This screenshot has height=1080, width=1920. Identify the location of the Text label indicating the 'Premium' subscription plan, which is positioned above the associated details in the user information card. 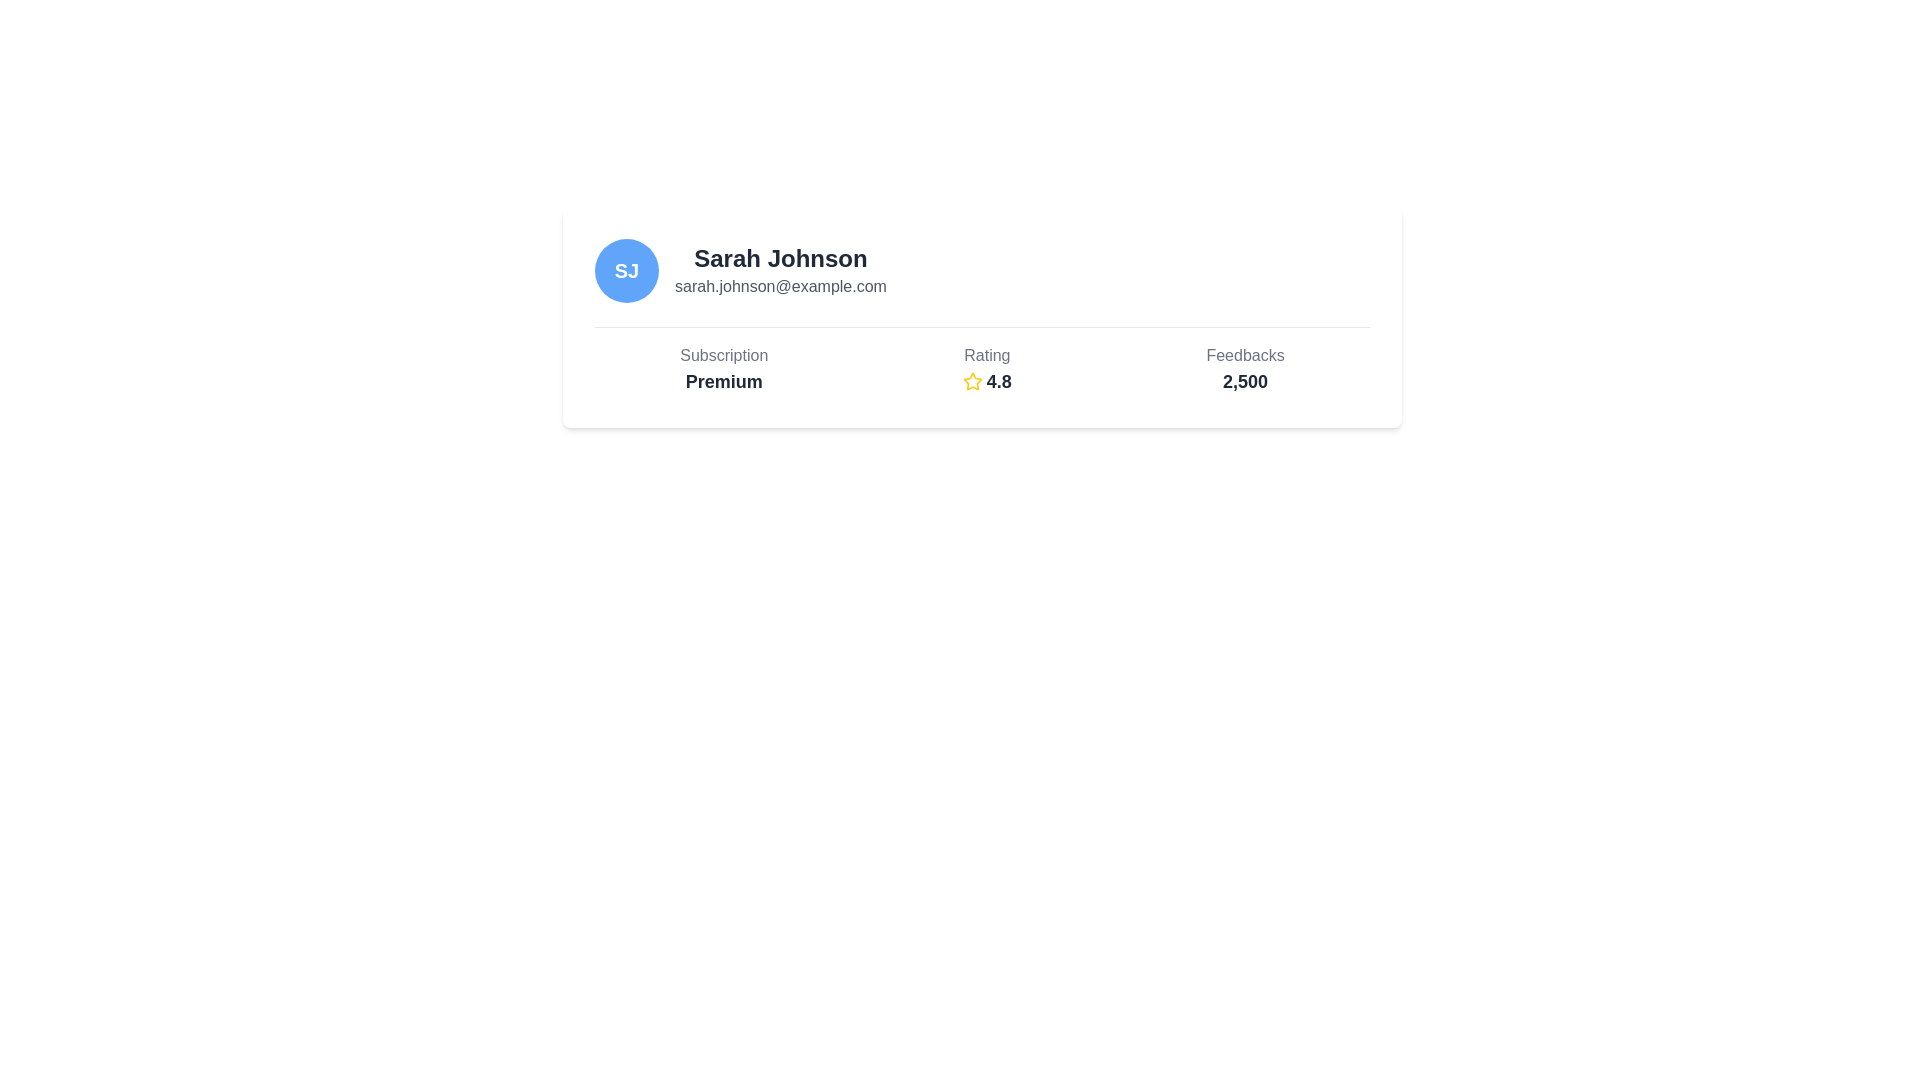
(723, 354).